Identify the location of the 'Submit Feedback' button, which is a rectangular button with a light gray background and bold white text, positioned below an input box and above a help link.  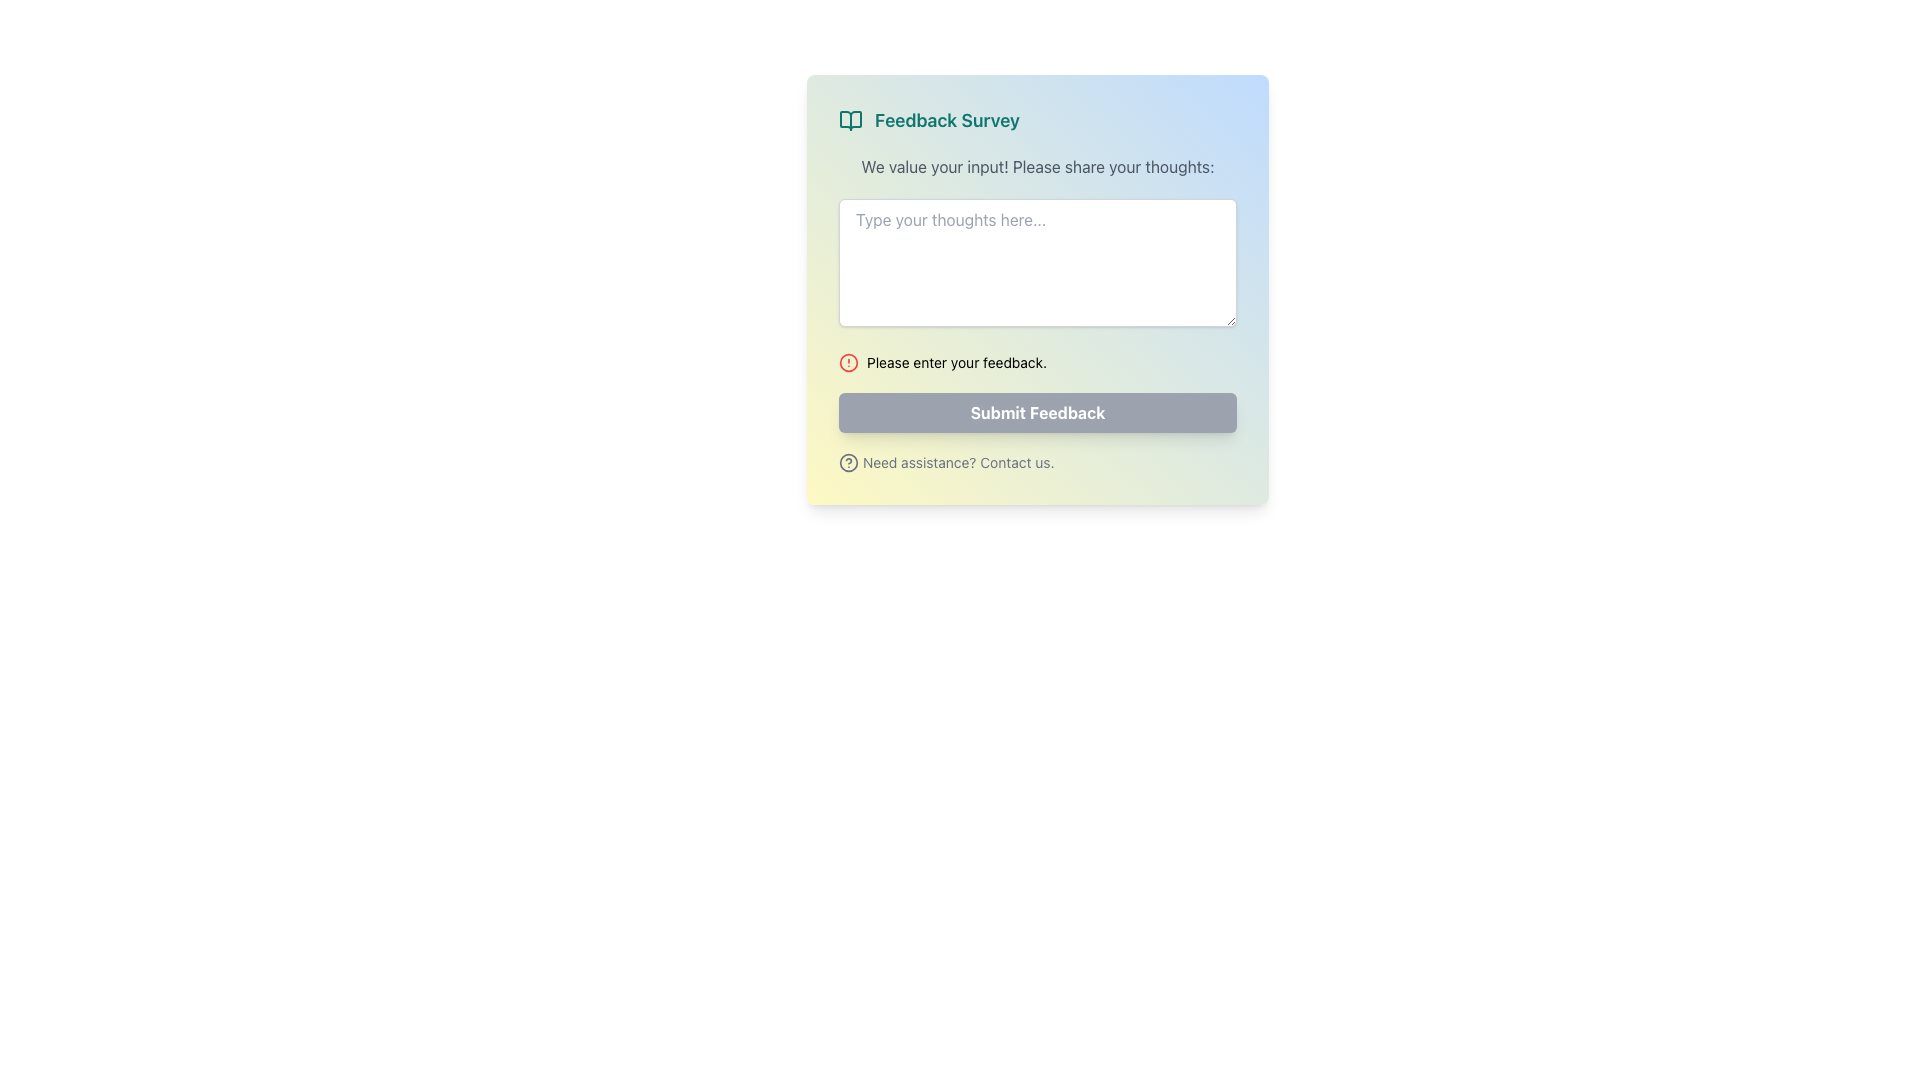
(1037, 411).